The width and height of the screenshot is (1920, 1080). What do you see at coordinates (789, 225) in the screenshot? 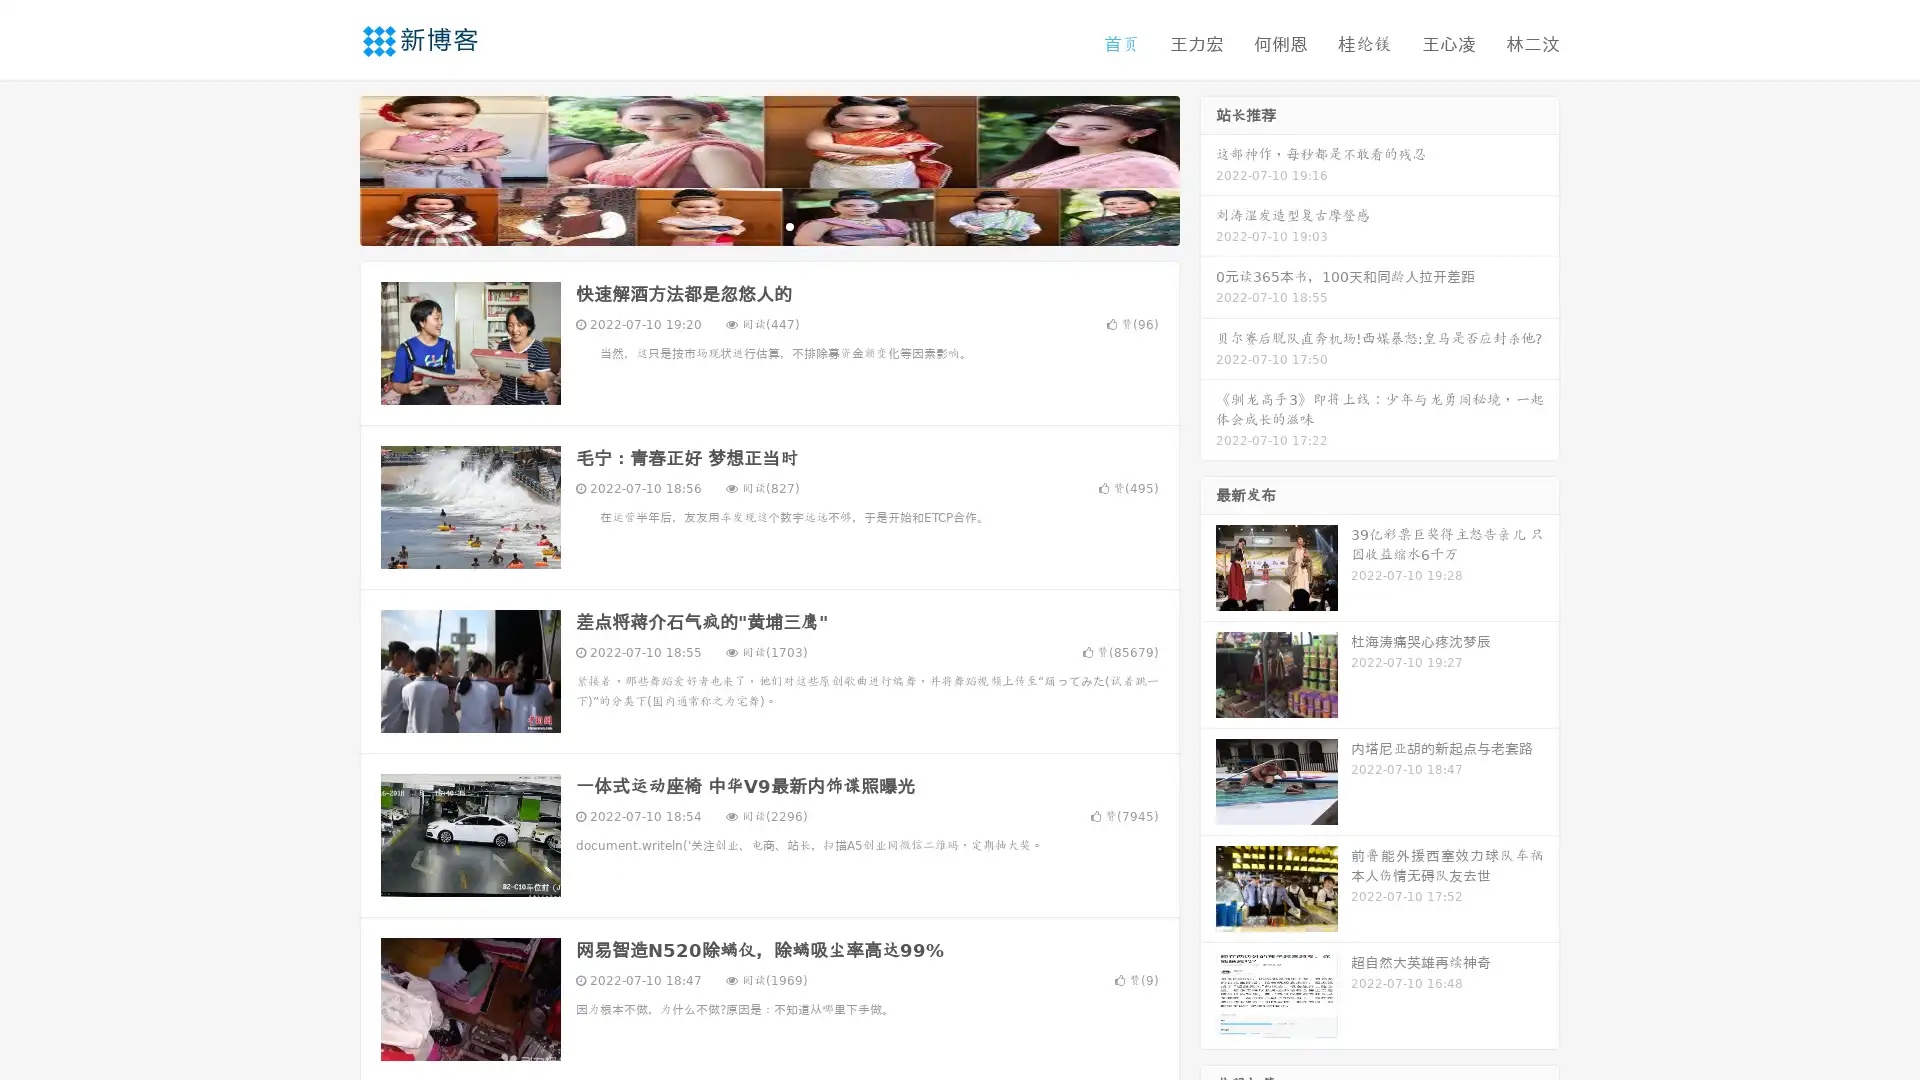
I see `Go to slide 3` at bounding box center [789, 225].